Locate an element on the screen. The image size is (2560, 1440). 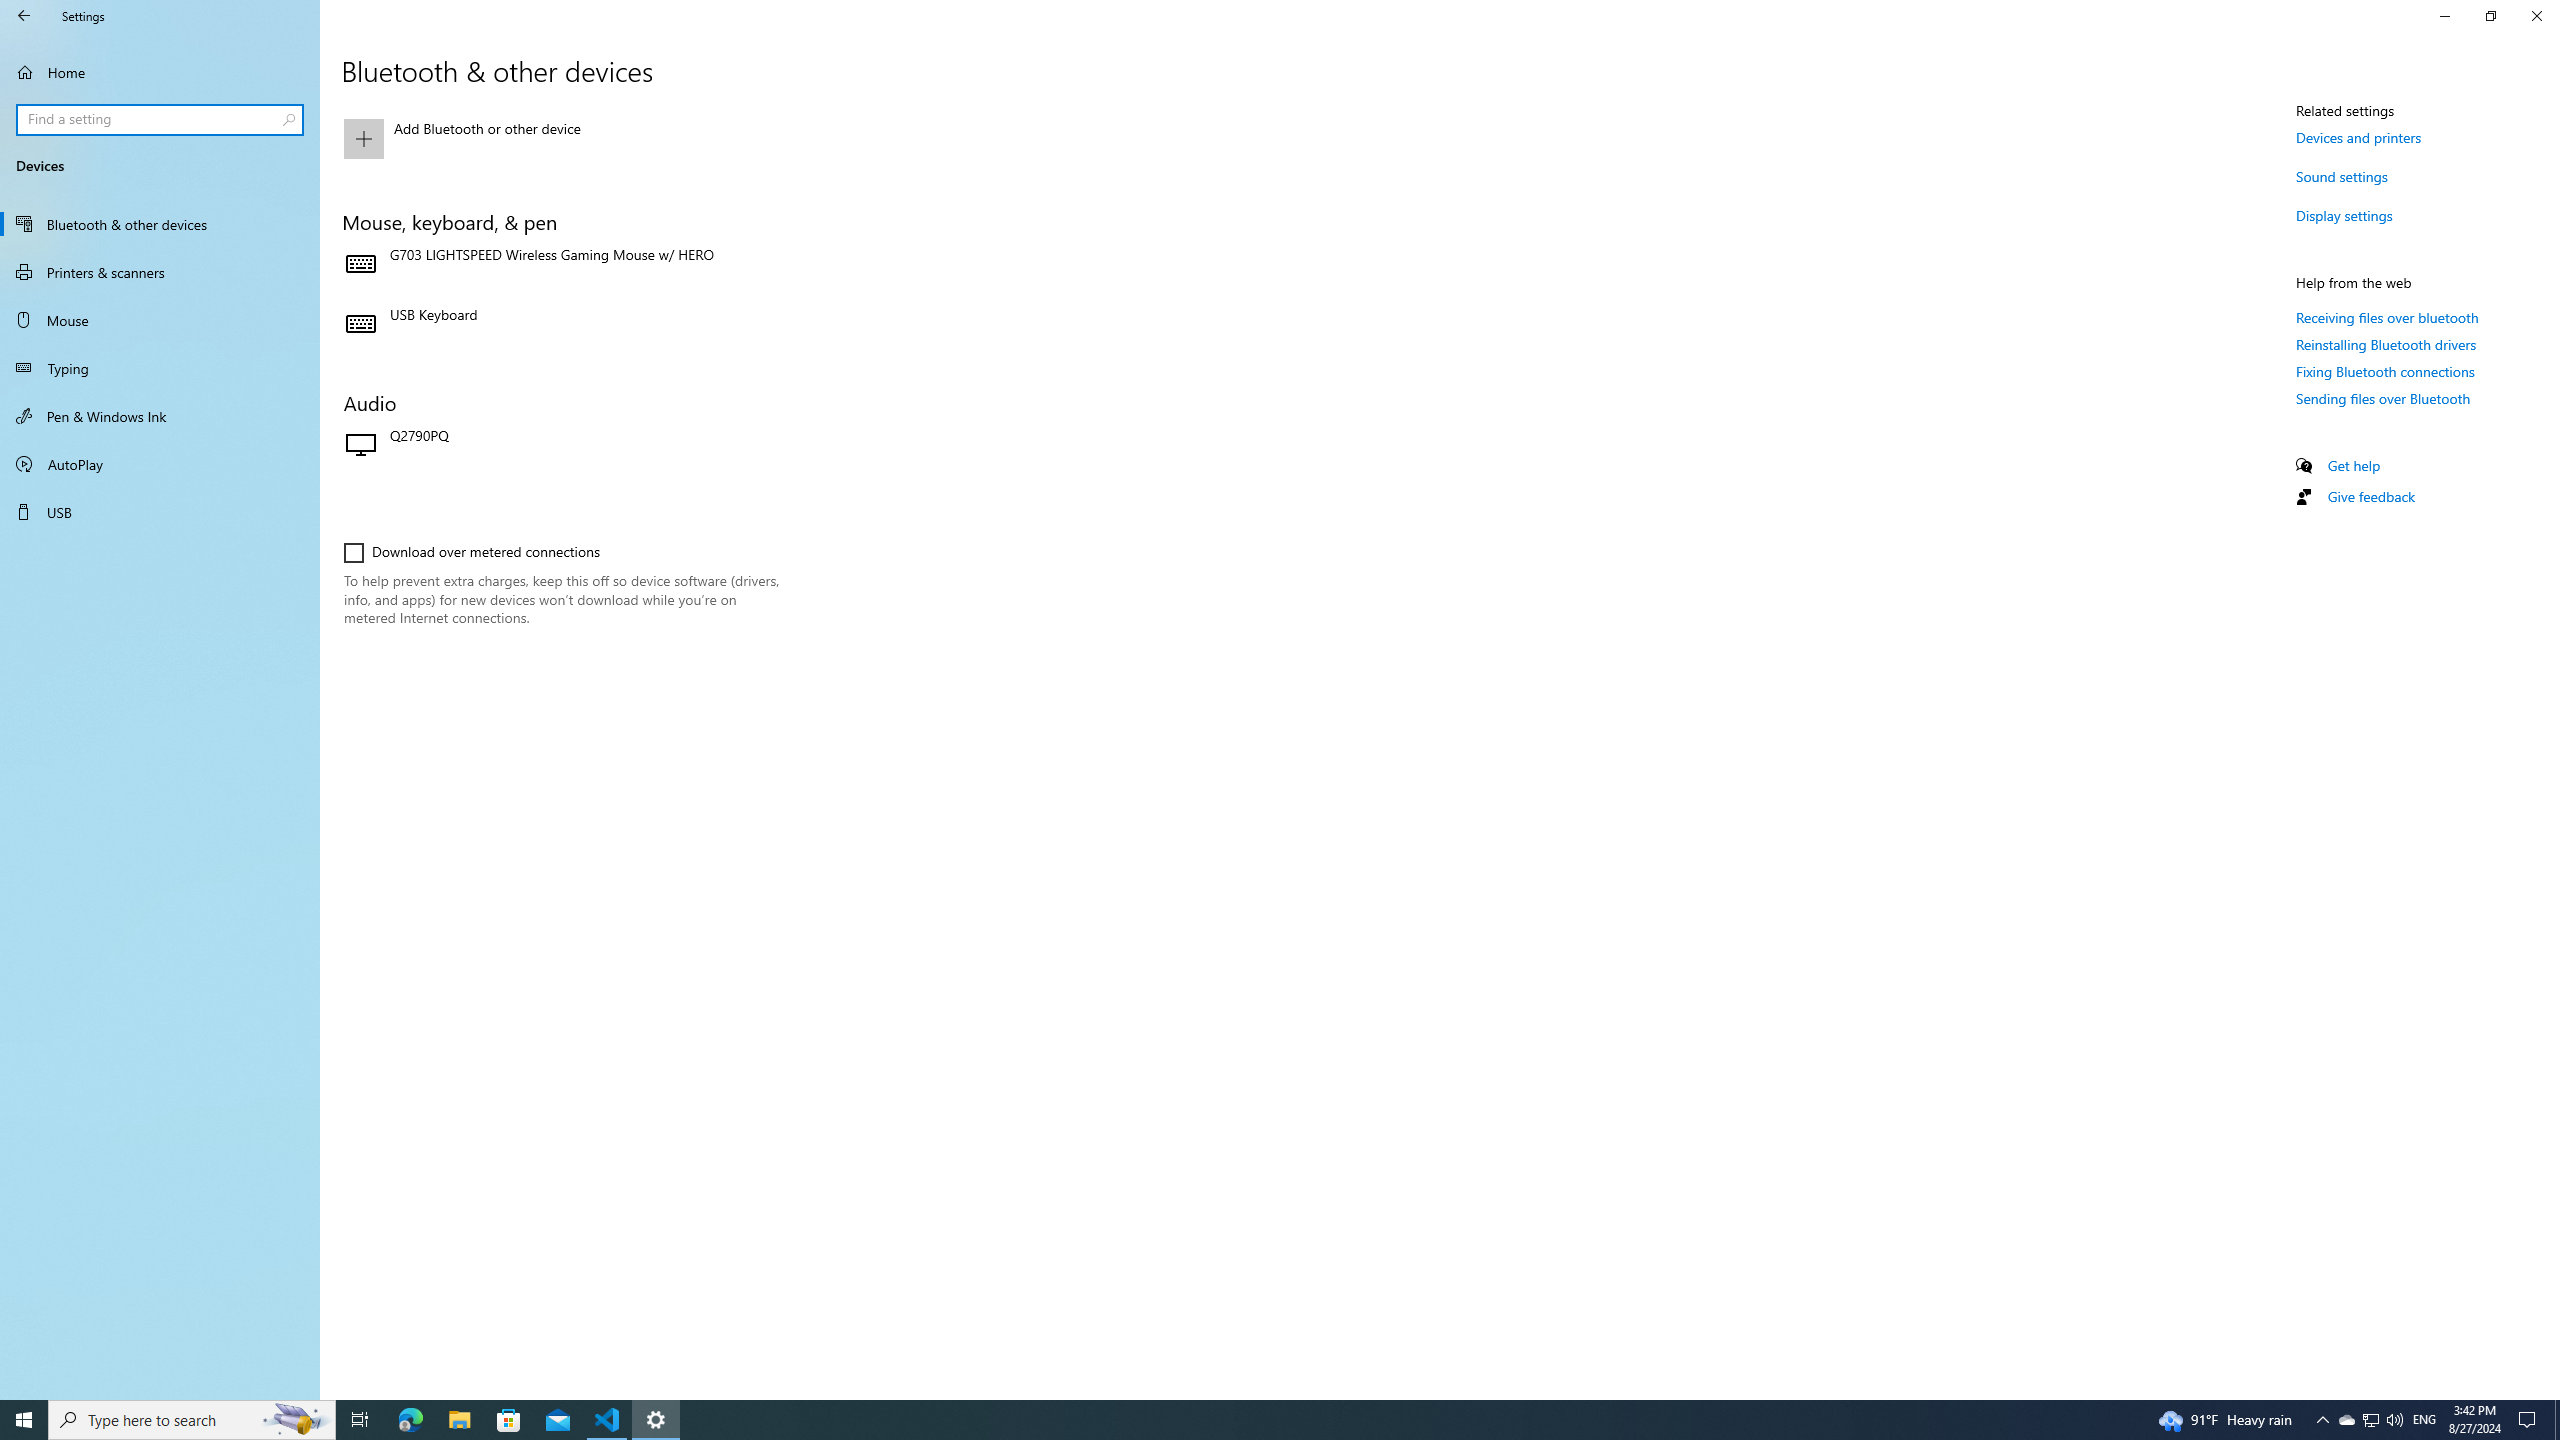
'Sending files over Bluetooth' is located at coordinates (2382, 398).